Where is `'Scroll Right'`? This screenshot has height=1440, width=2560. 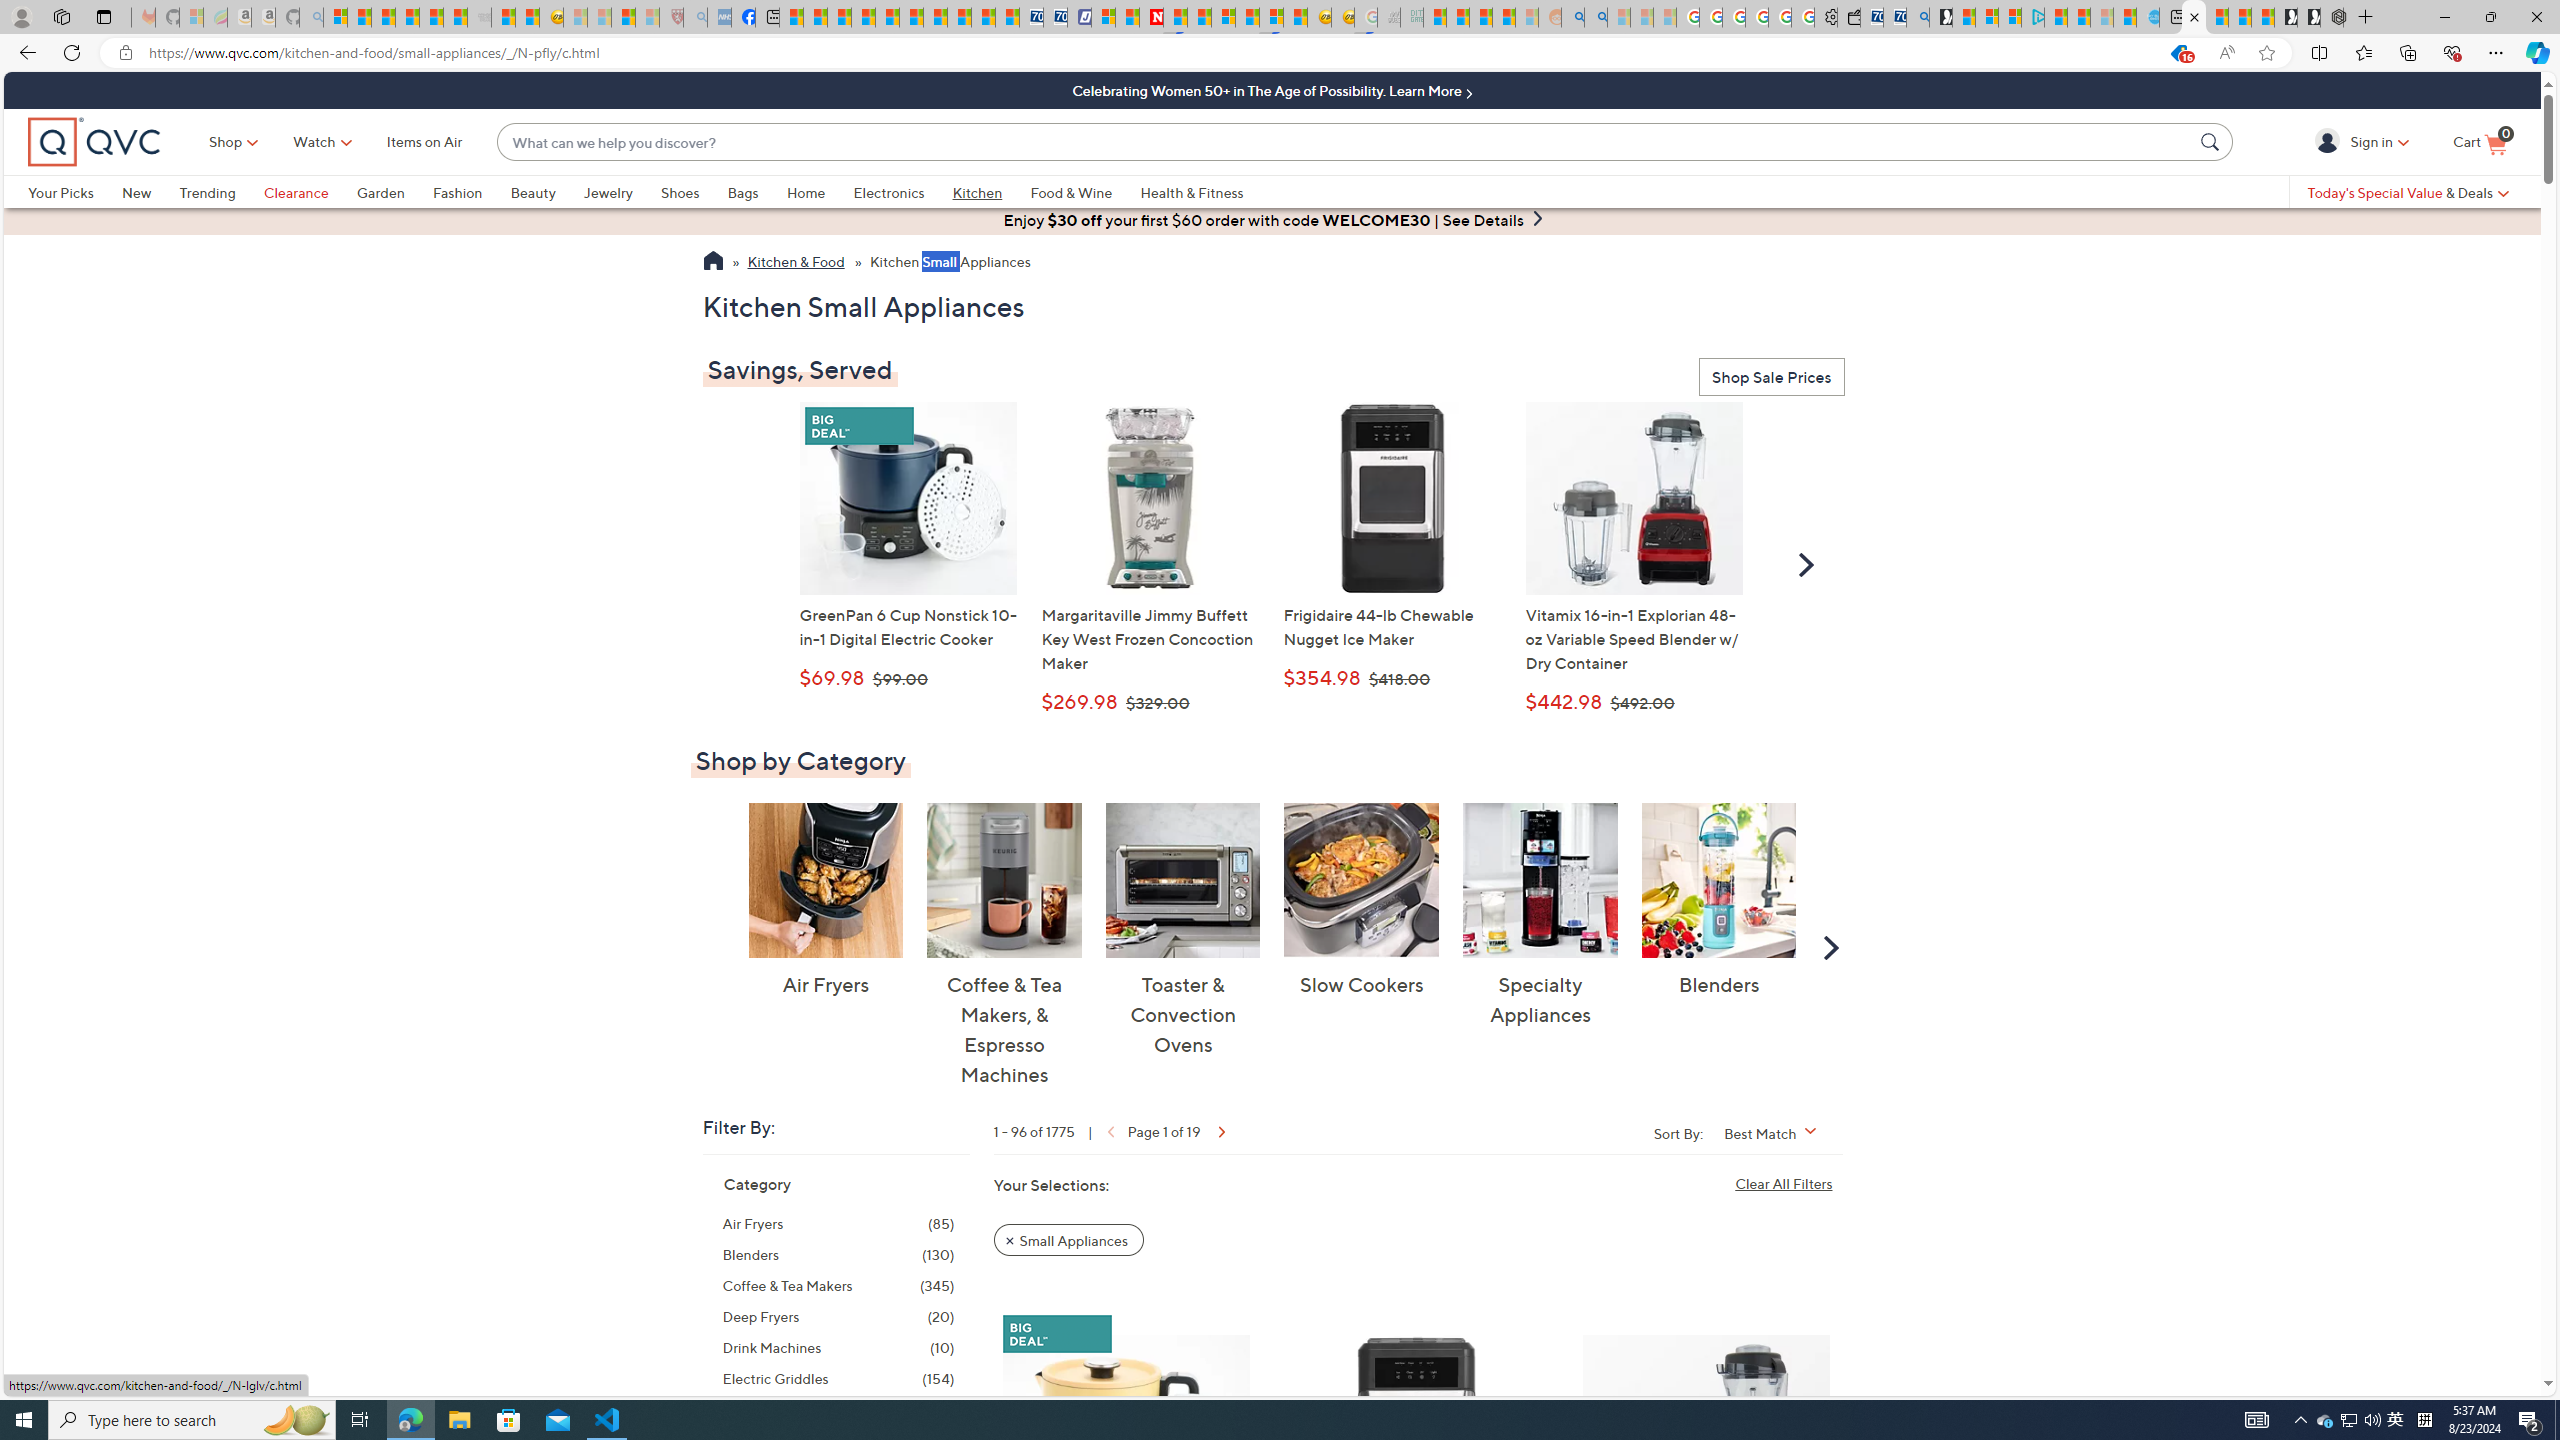 'Scroll Right' is located at coordinates (1830, 945).